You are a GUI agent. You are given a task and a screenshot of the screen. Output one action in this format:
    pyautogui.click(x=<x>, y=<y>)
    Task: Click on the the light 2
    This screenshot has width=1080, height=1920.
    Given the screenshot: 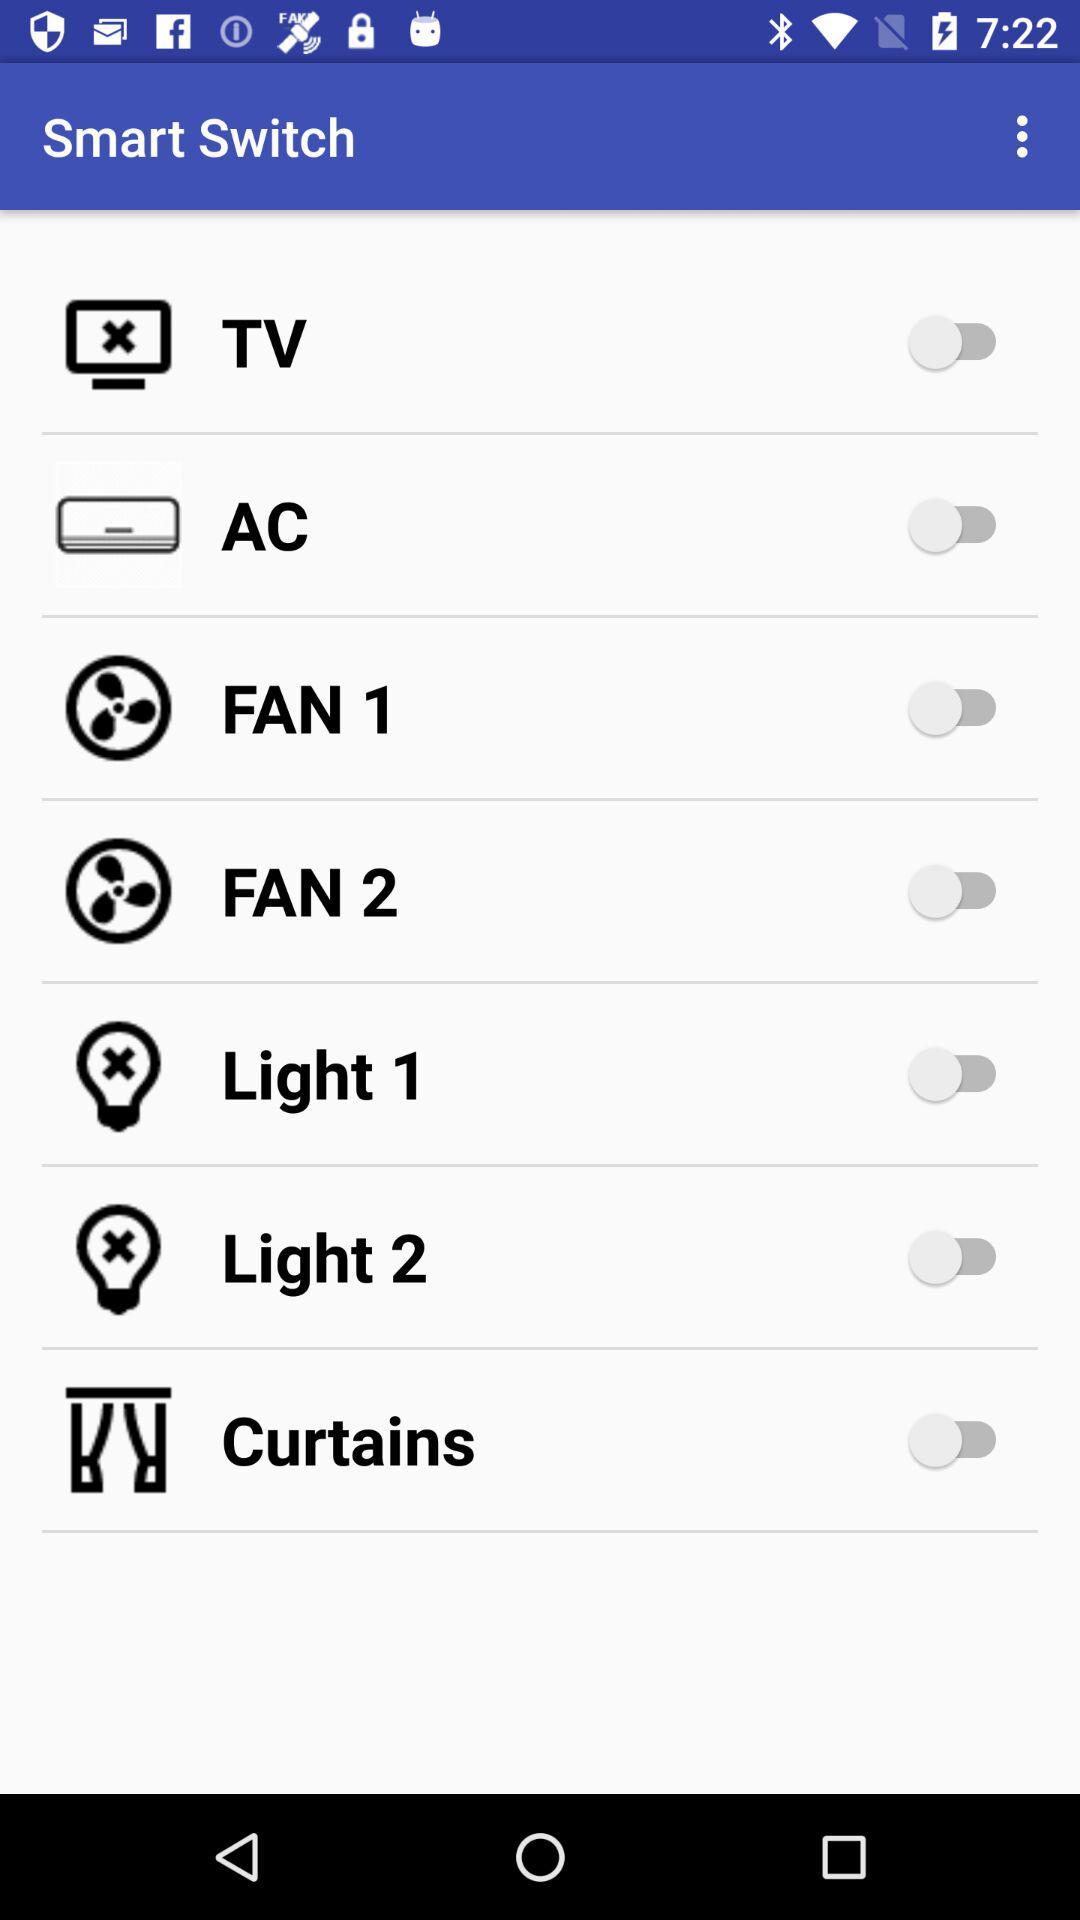 What is the action you would take?
    pyautogui.click(x=560, y=1256)
    